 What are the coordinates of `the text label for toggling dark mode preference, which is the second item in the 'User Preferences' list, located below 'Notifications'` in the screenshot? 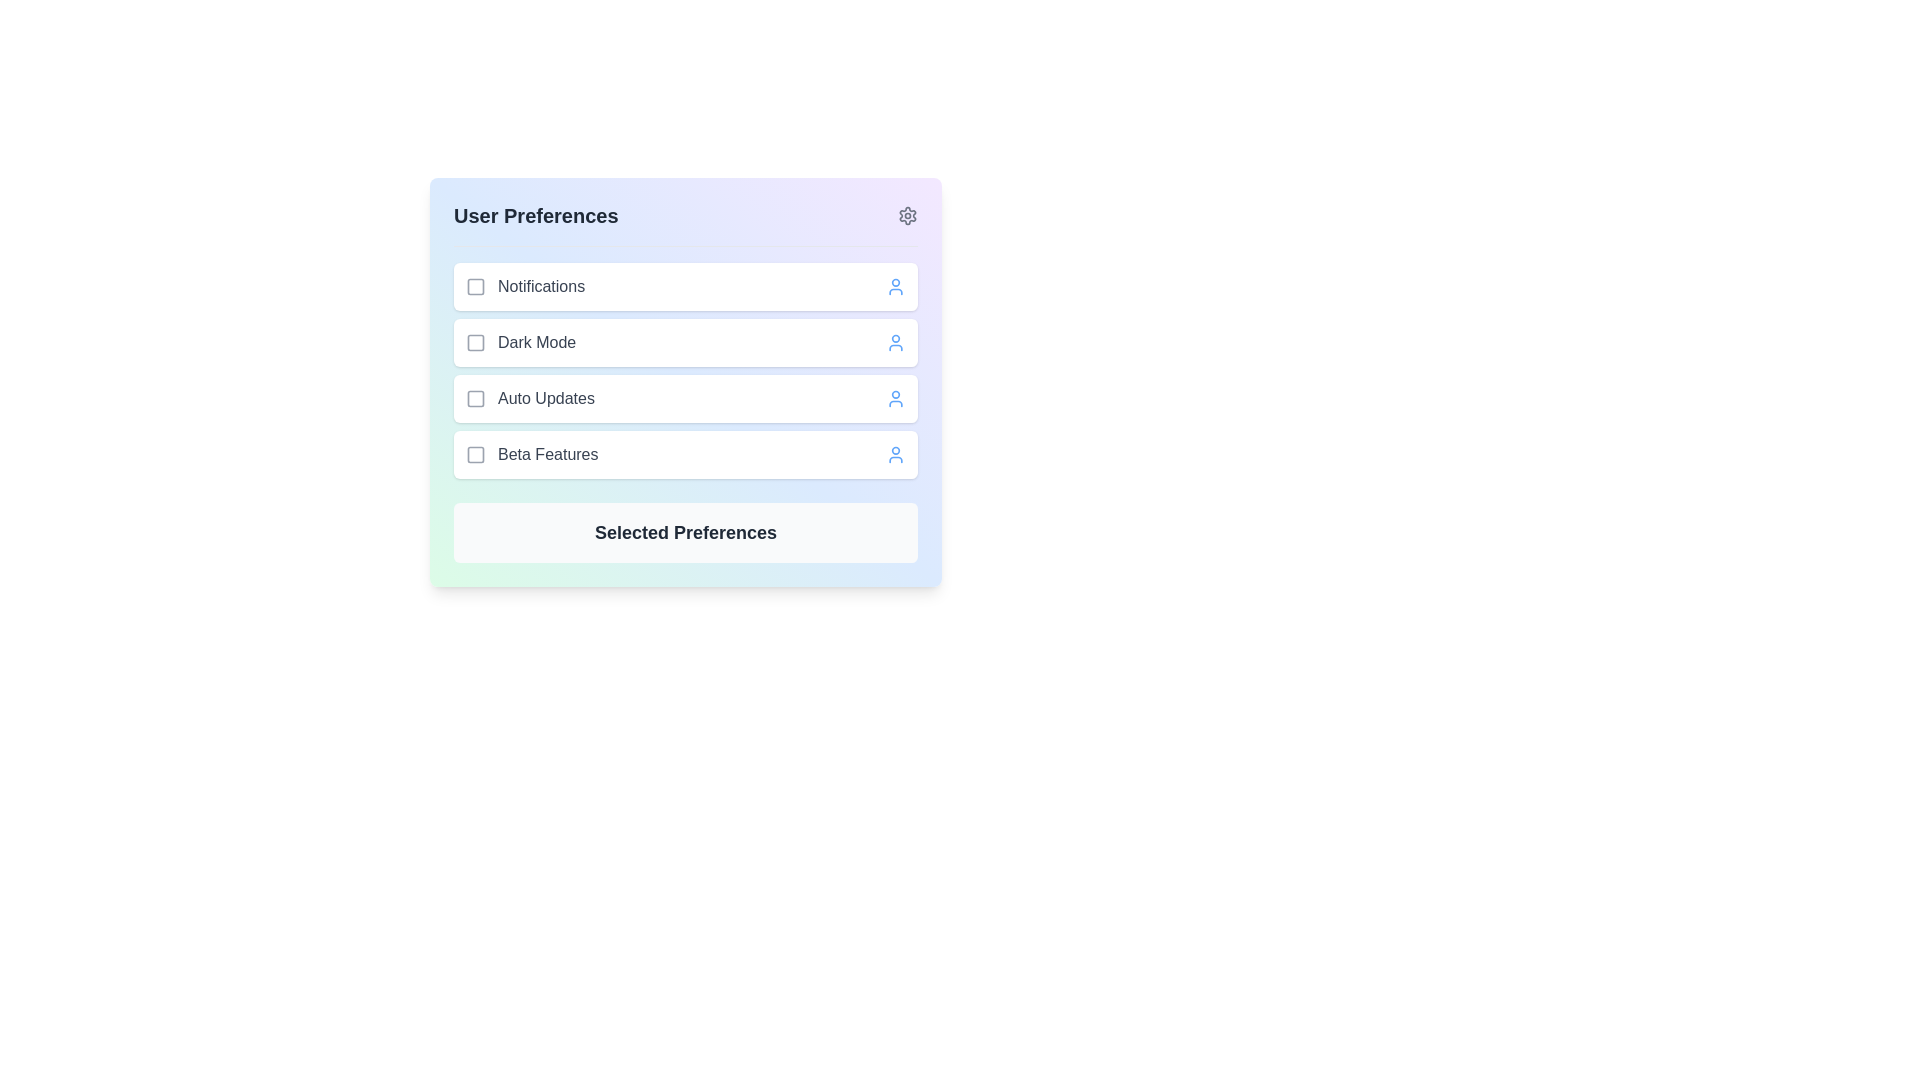 It's located at (521, 342).